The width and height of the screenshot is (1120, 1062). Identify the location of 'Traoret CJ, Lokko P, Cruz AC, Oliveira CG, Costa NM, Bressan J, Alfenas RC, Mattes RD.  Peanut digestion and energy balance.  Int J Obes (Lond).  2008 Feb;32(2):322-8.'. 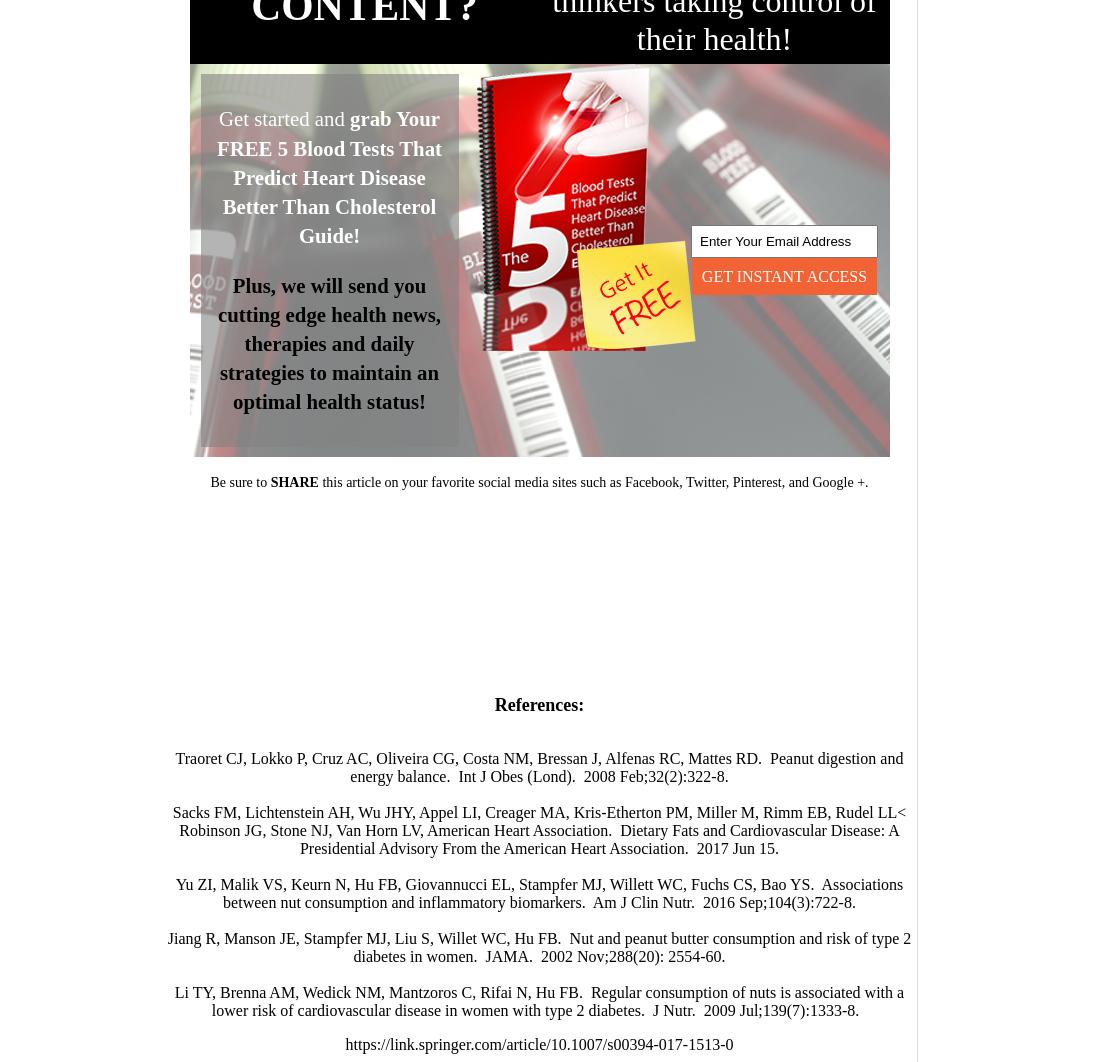
(539, 767).